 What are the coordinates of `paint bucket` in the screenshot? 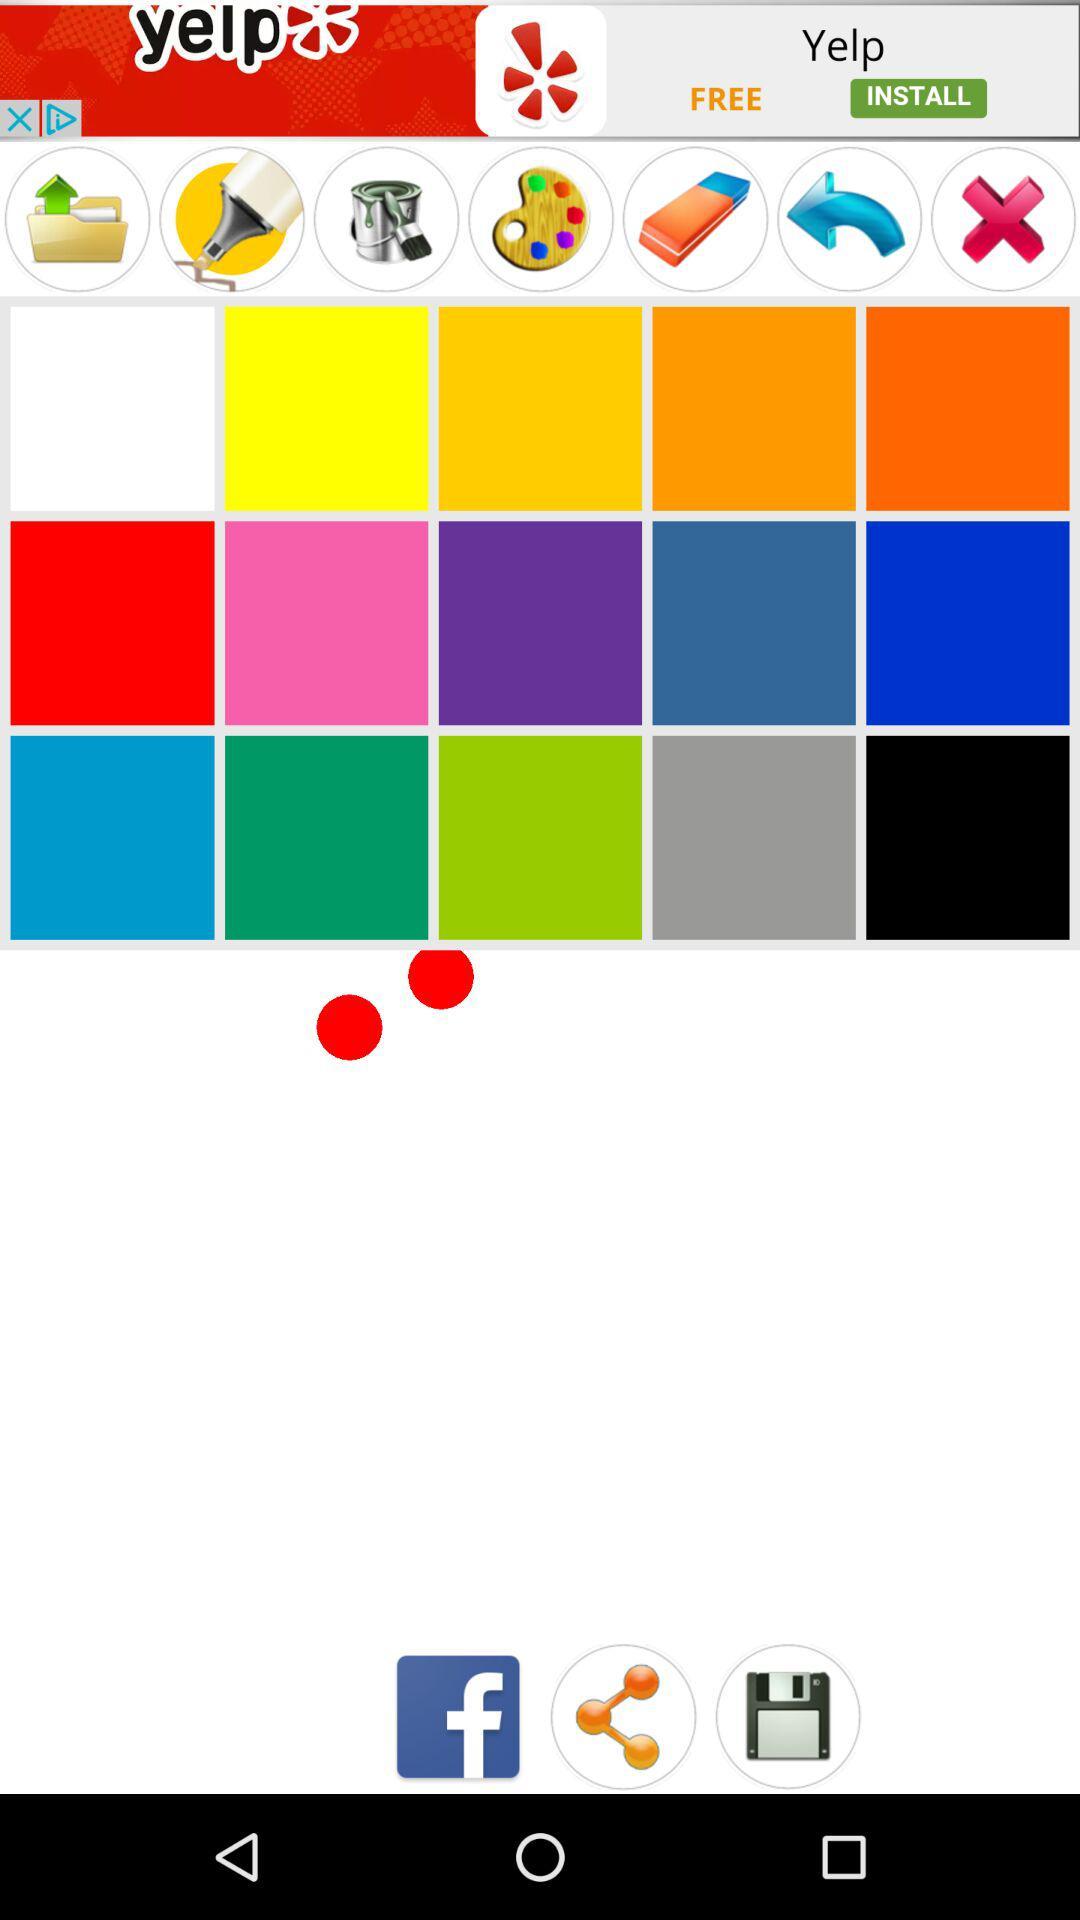 It's located at (386, 219).